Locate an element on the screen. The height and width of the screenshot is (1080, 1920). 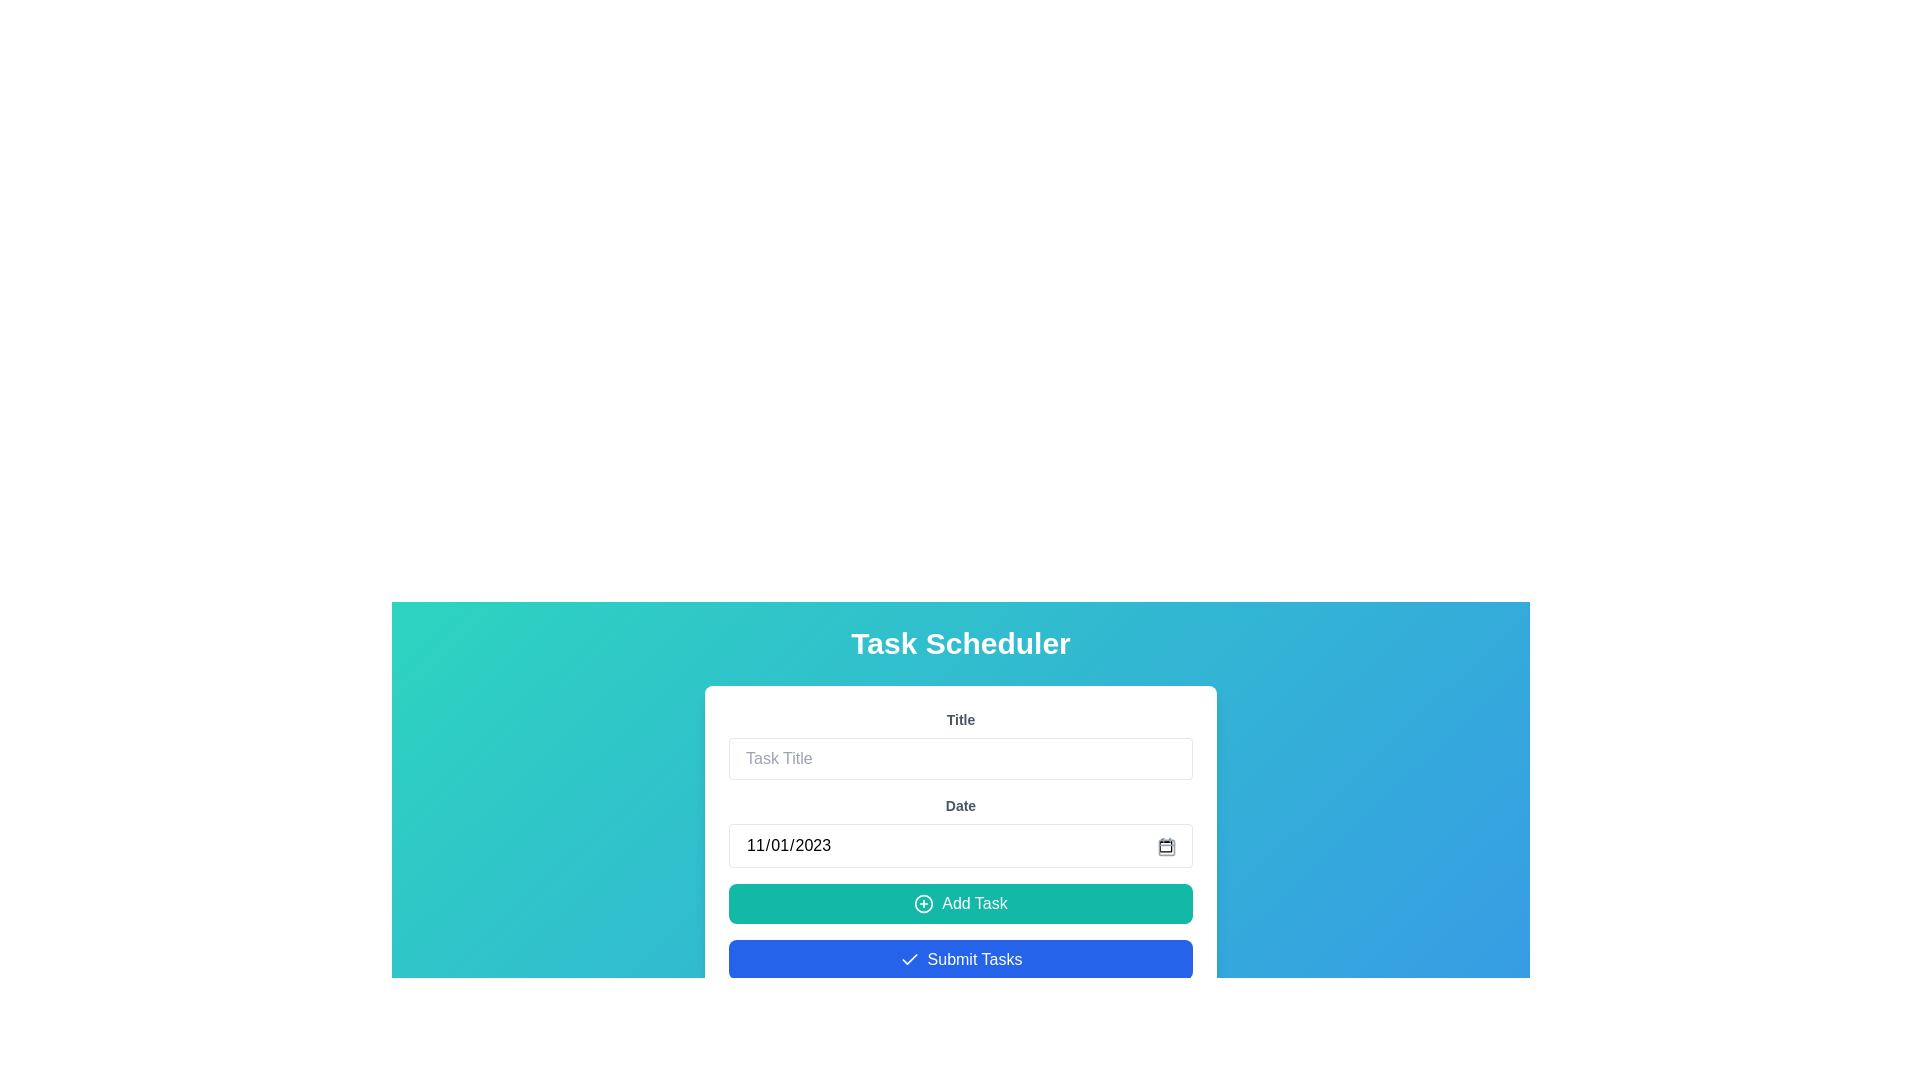
the 'Add Task' button with a teal background and white text is located at coordinates (960, 903).